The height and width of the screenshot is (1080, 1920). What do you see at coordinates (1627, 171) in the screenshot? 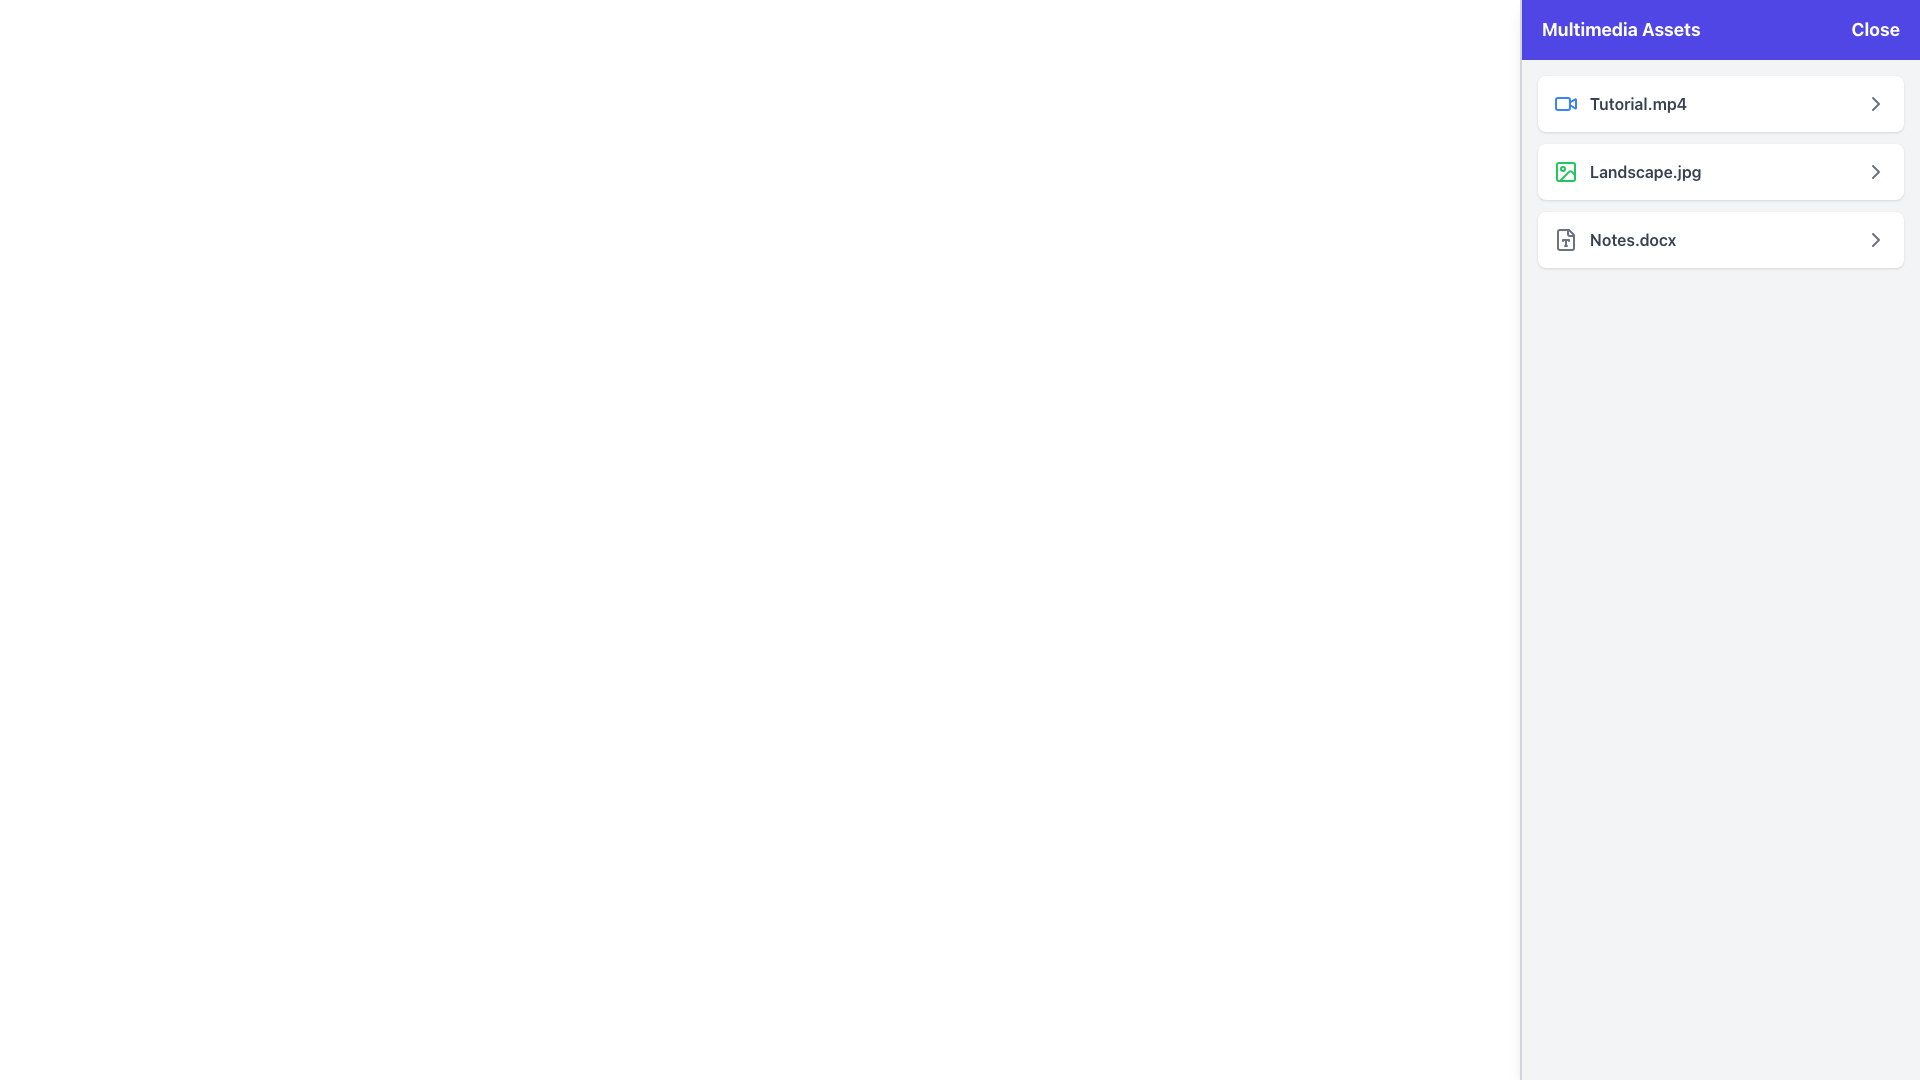
I see `the clickable list item representing the file 'Landscape.jpg'` at bounding box center [1627, 171].